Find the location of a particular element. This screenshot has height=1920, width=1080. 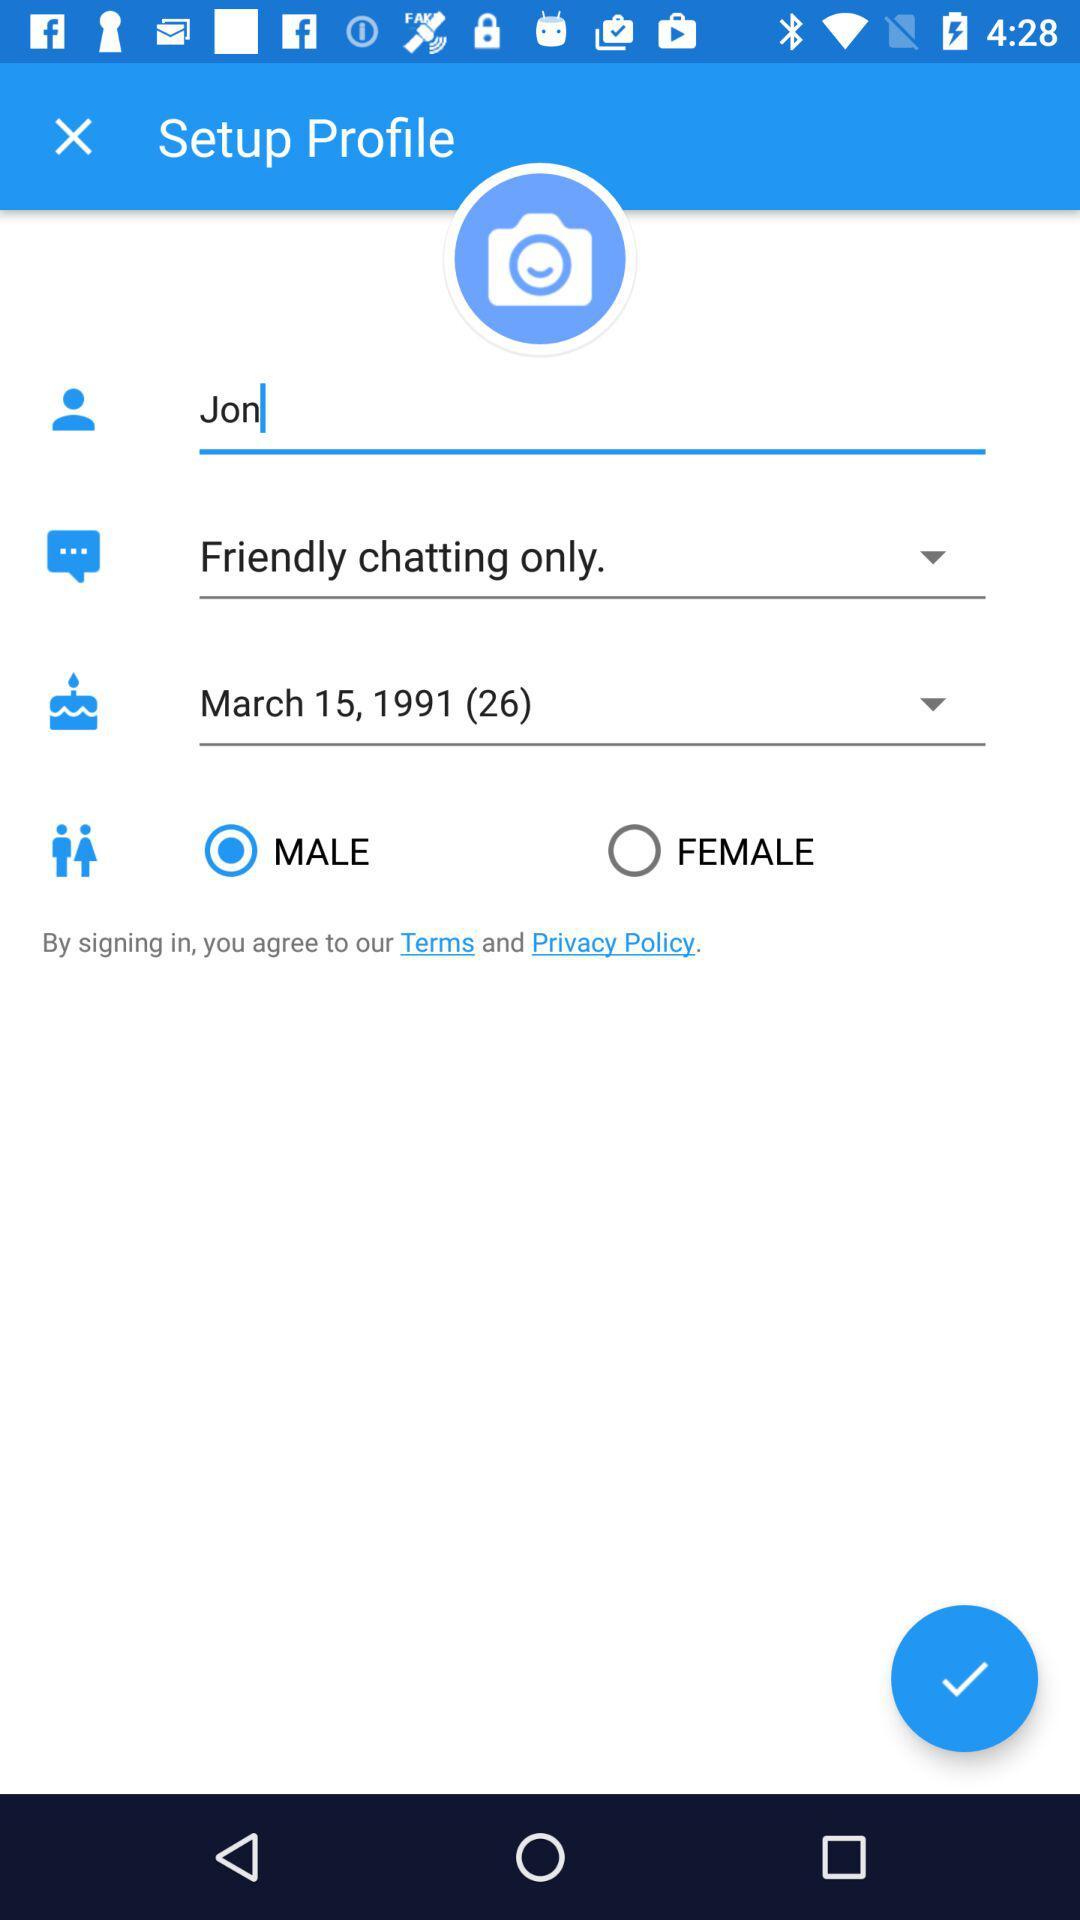

validation button is located at coordinates (963, 1678).